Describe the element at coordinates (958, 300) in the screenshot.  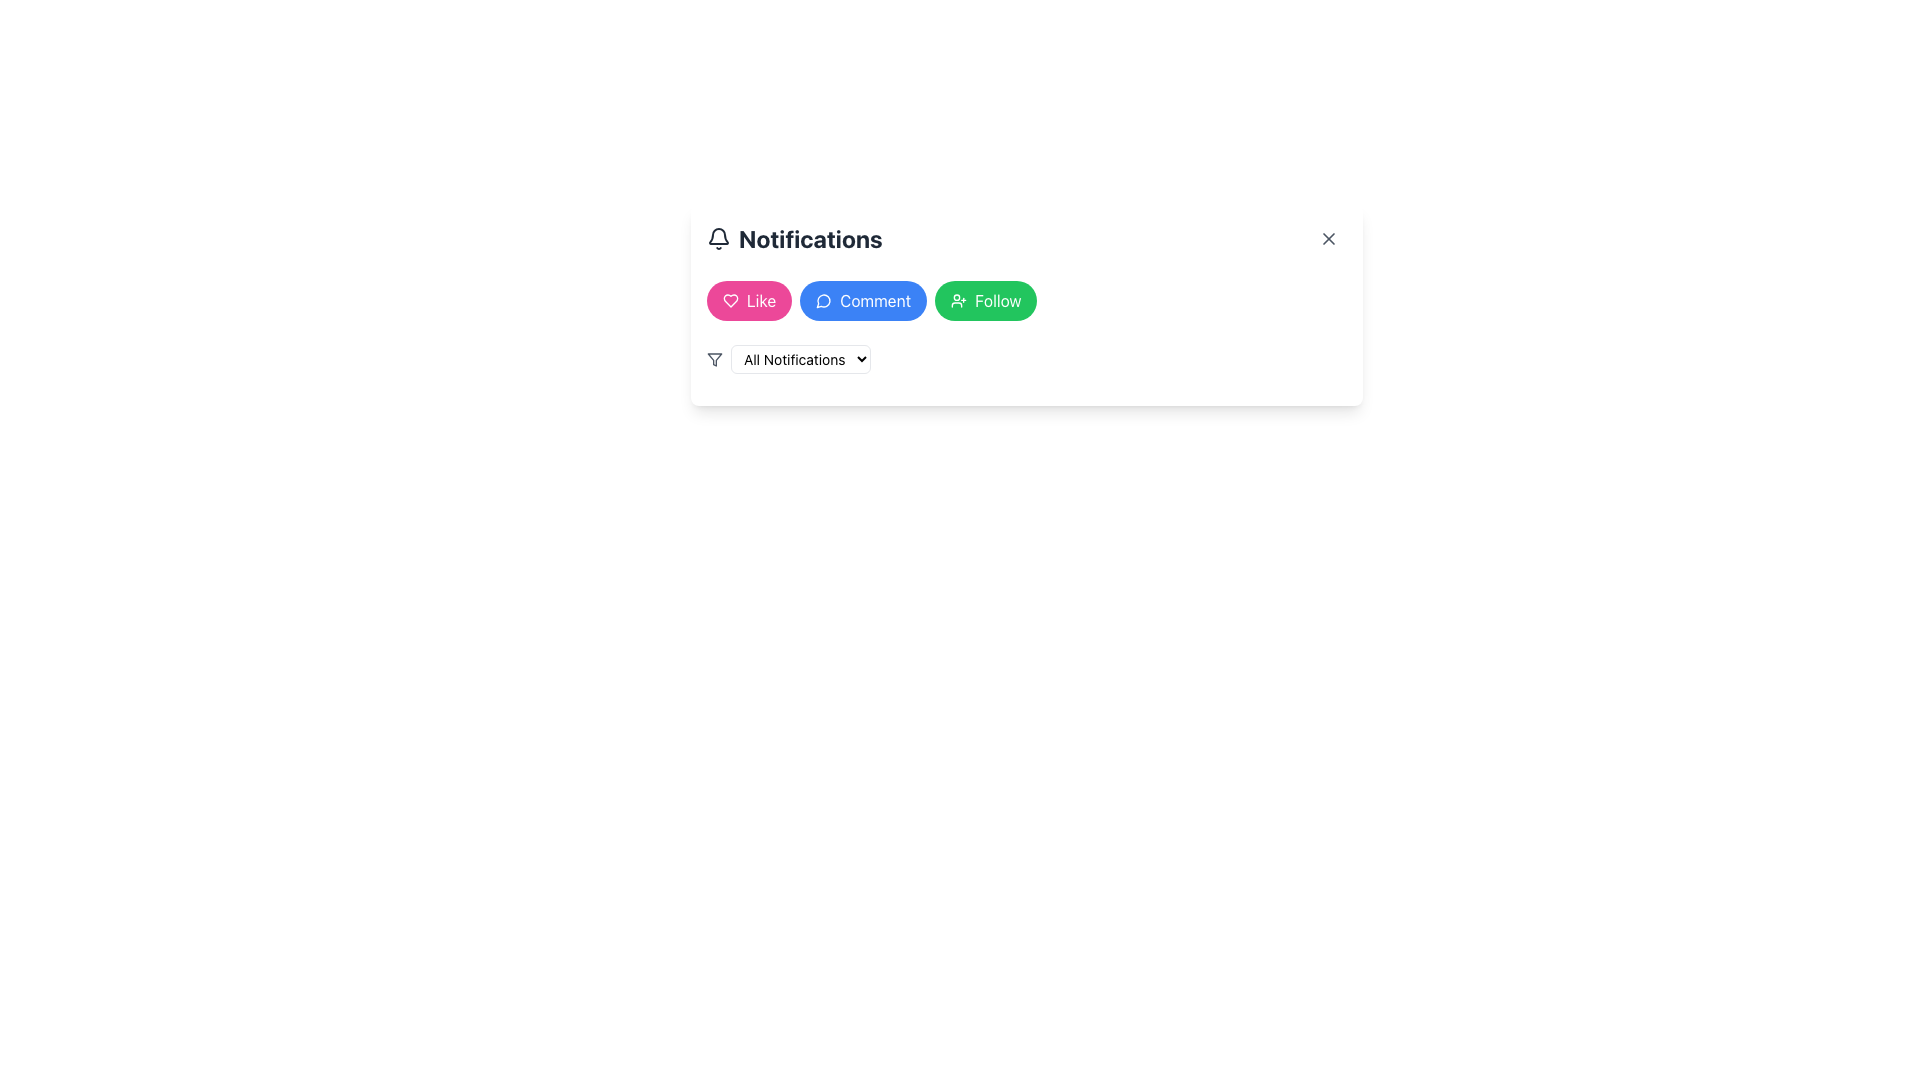
I see `the 'Follow' icon which is part of a green rounded rectangular button, located to the right of similar action buttons like 'Like' and 'Comment'` at that location.